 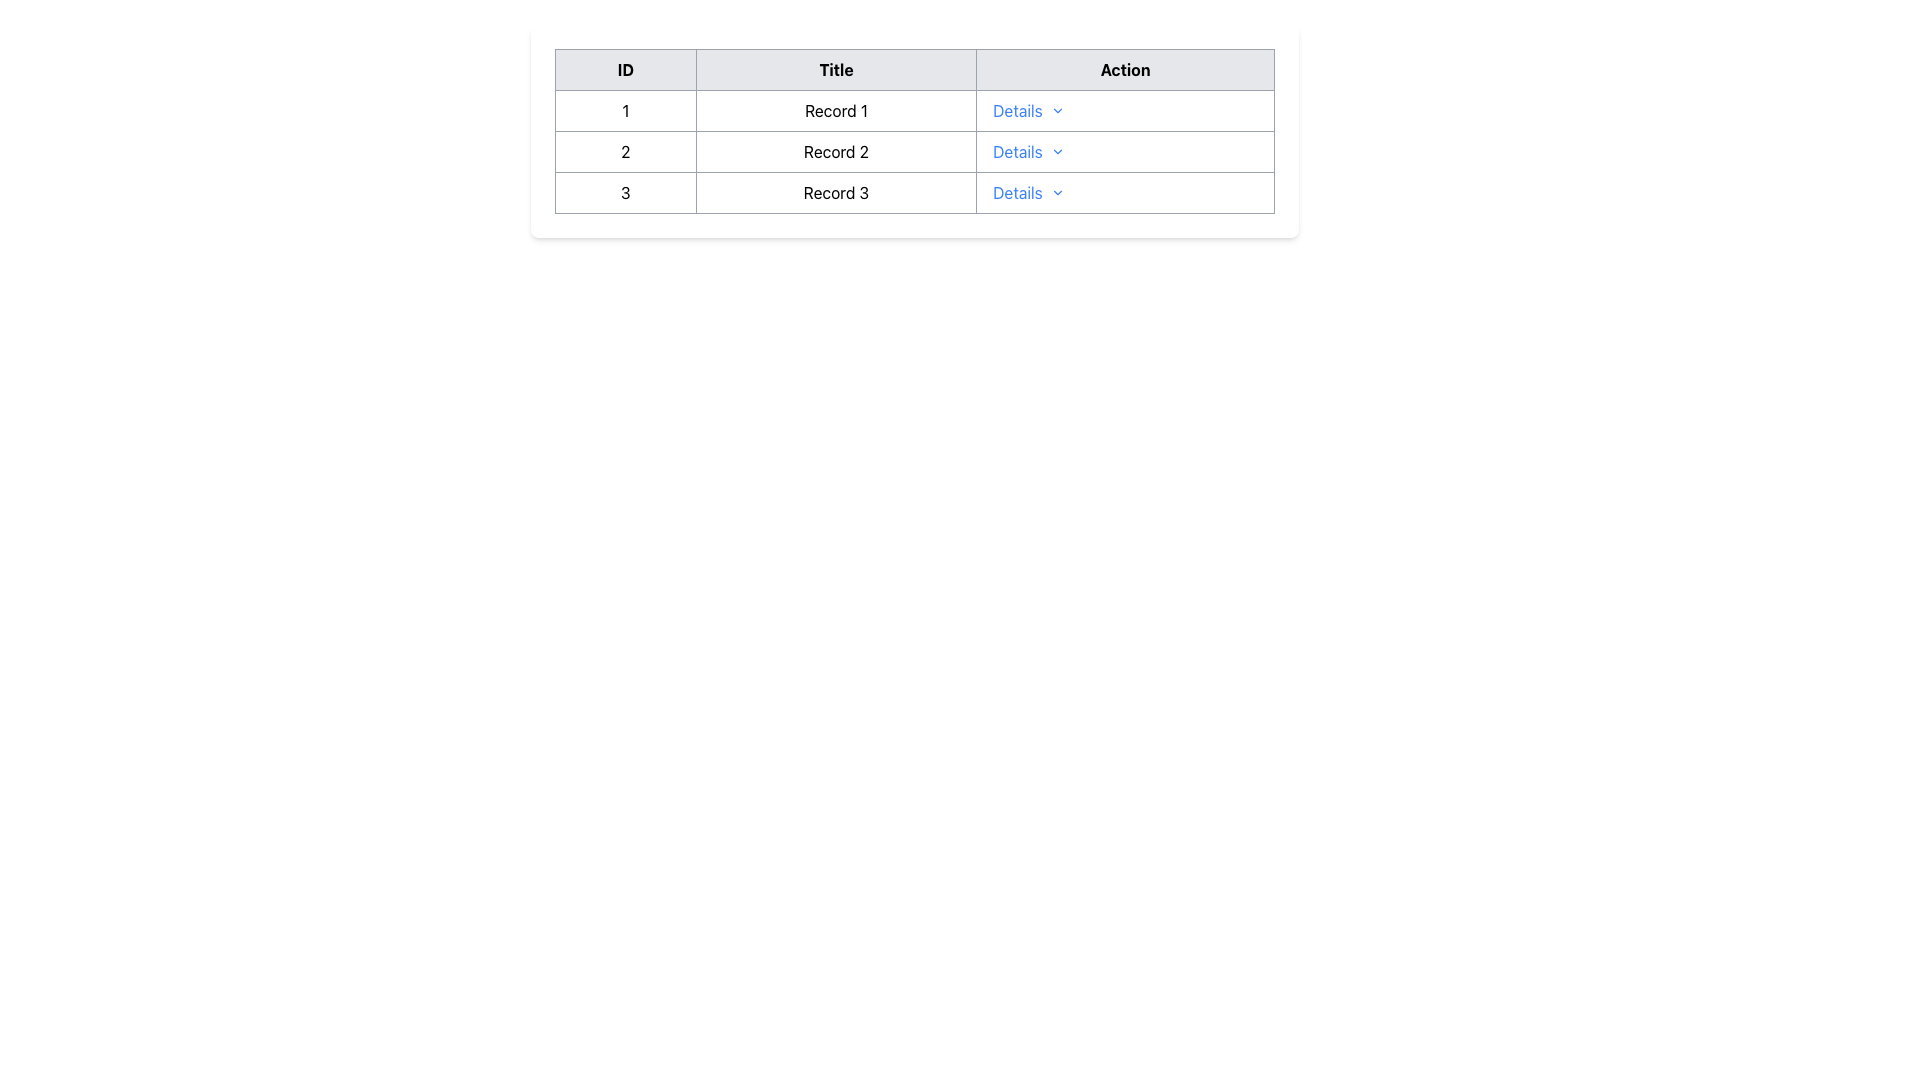 I want to click on text of the Table Header Cell labeled 'ID' which is the first column header in the table layout, so click(x=624, y=68).